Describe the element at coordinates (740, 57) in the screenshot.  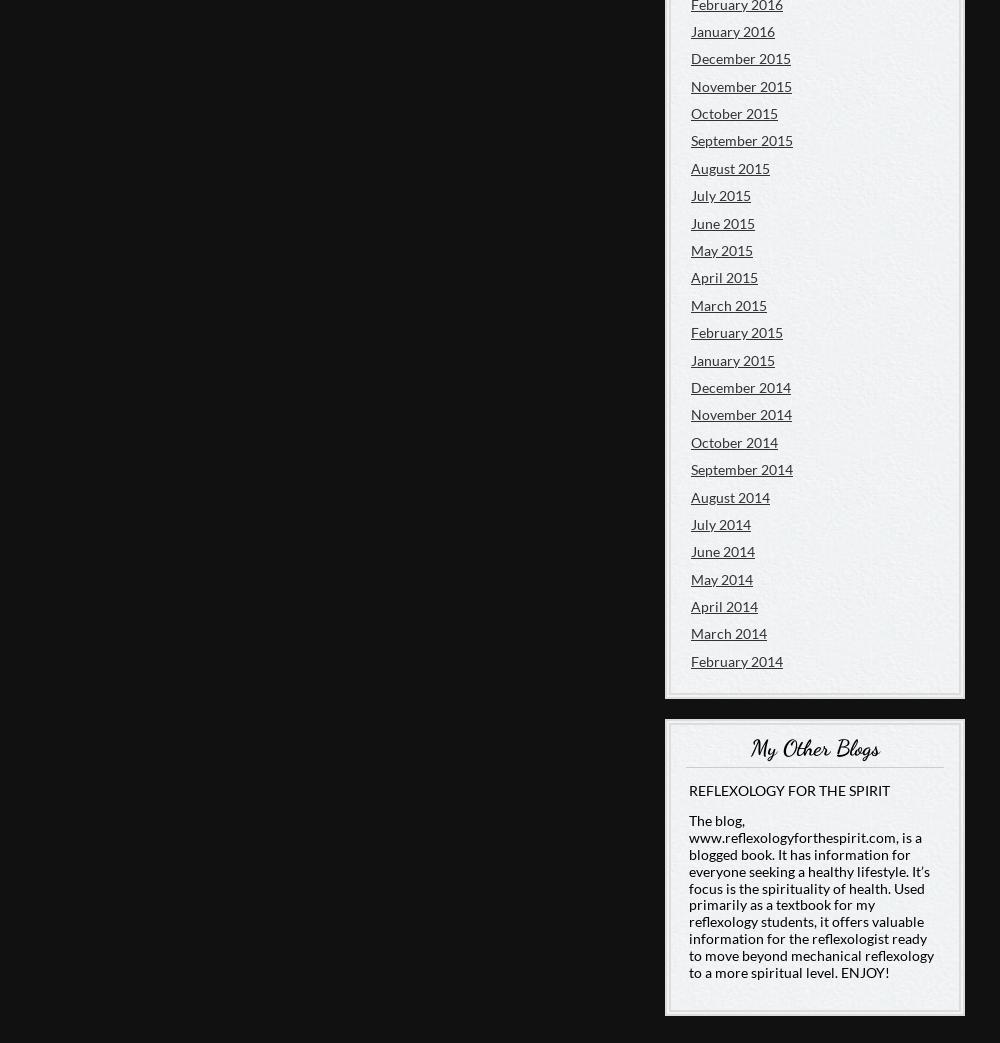
I see `'December 2015'` at that location.